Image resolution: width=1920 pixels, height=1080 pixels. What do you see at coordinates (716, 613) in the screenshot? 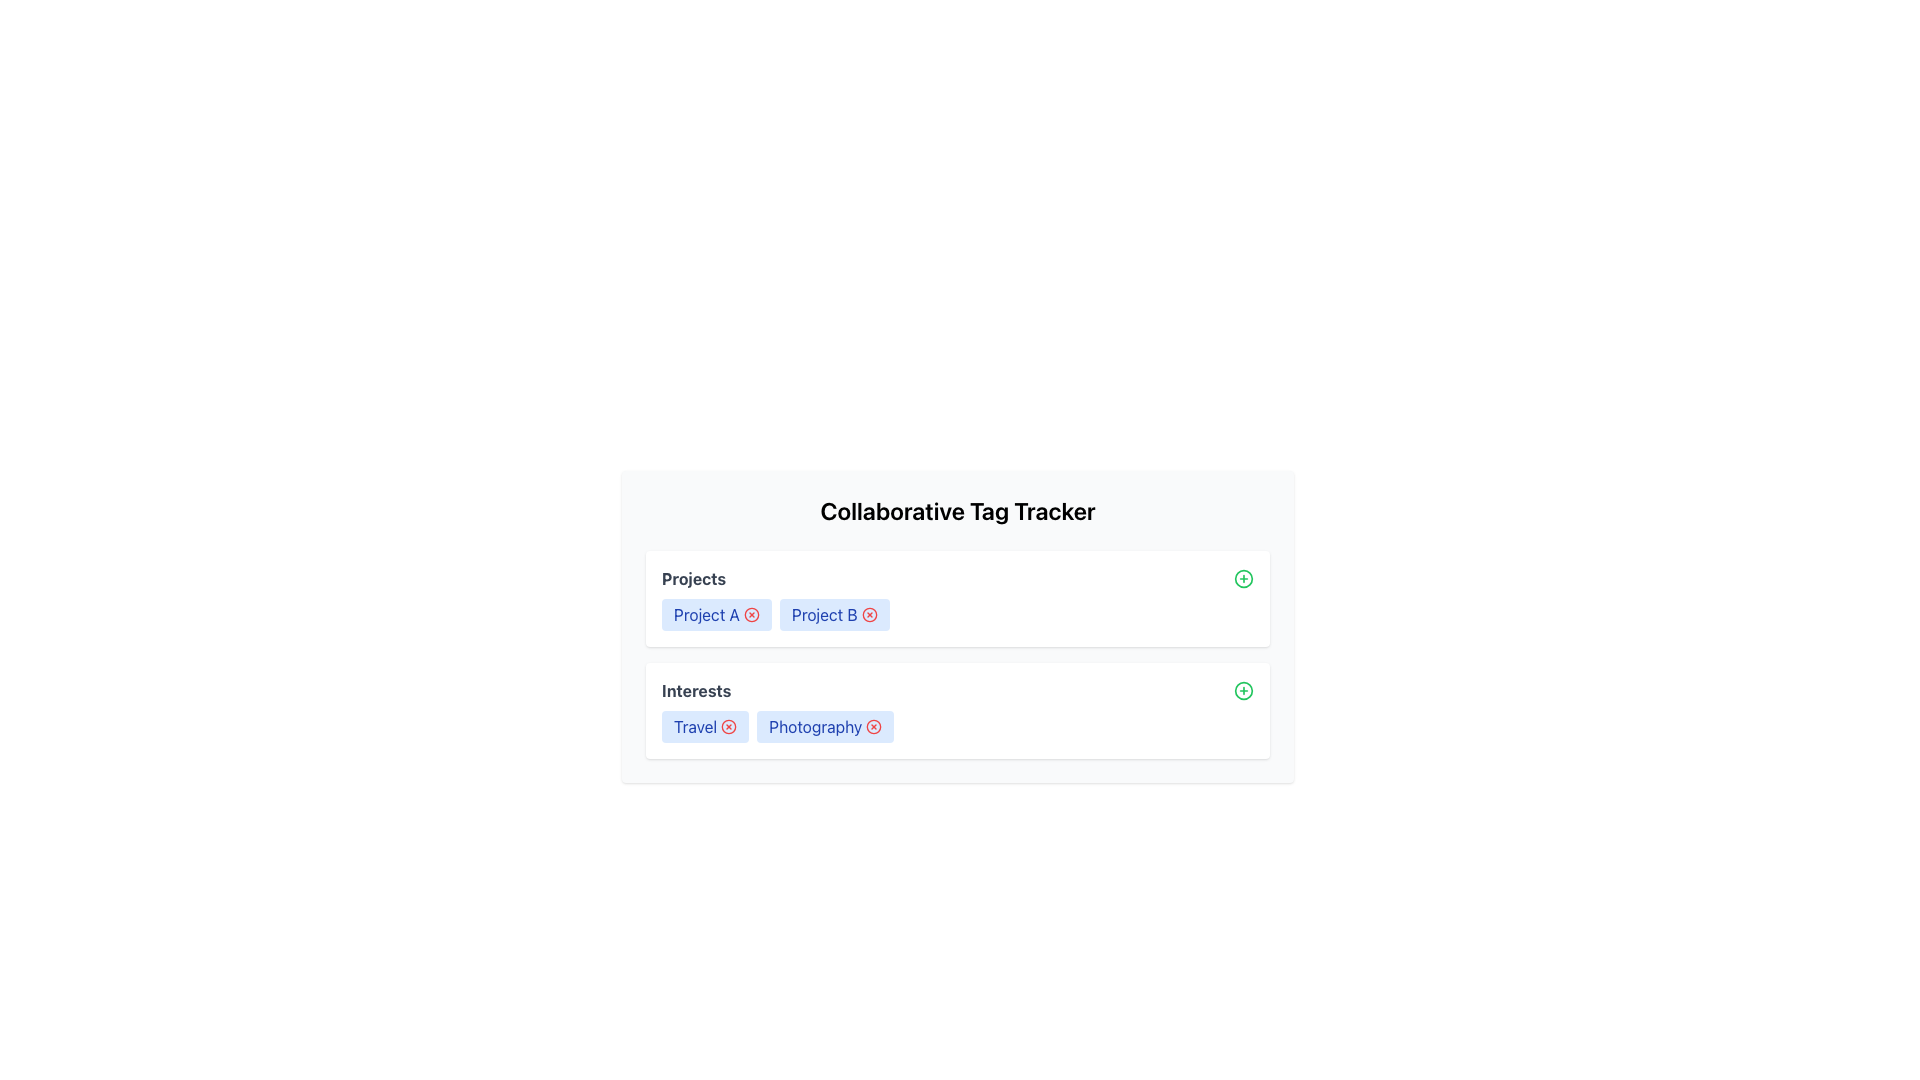
I see `label text of the Tag displaying 'Project A' with a blue background and a small red 'X' button located in the 'Projects' section of the interface` at bounding box center [716, 613].